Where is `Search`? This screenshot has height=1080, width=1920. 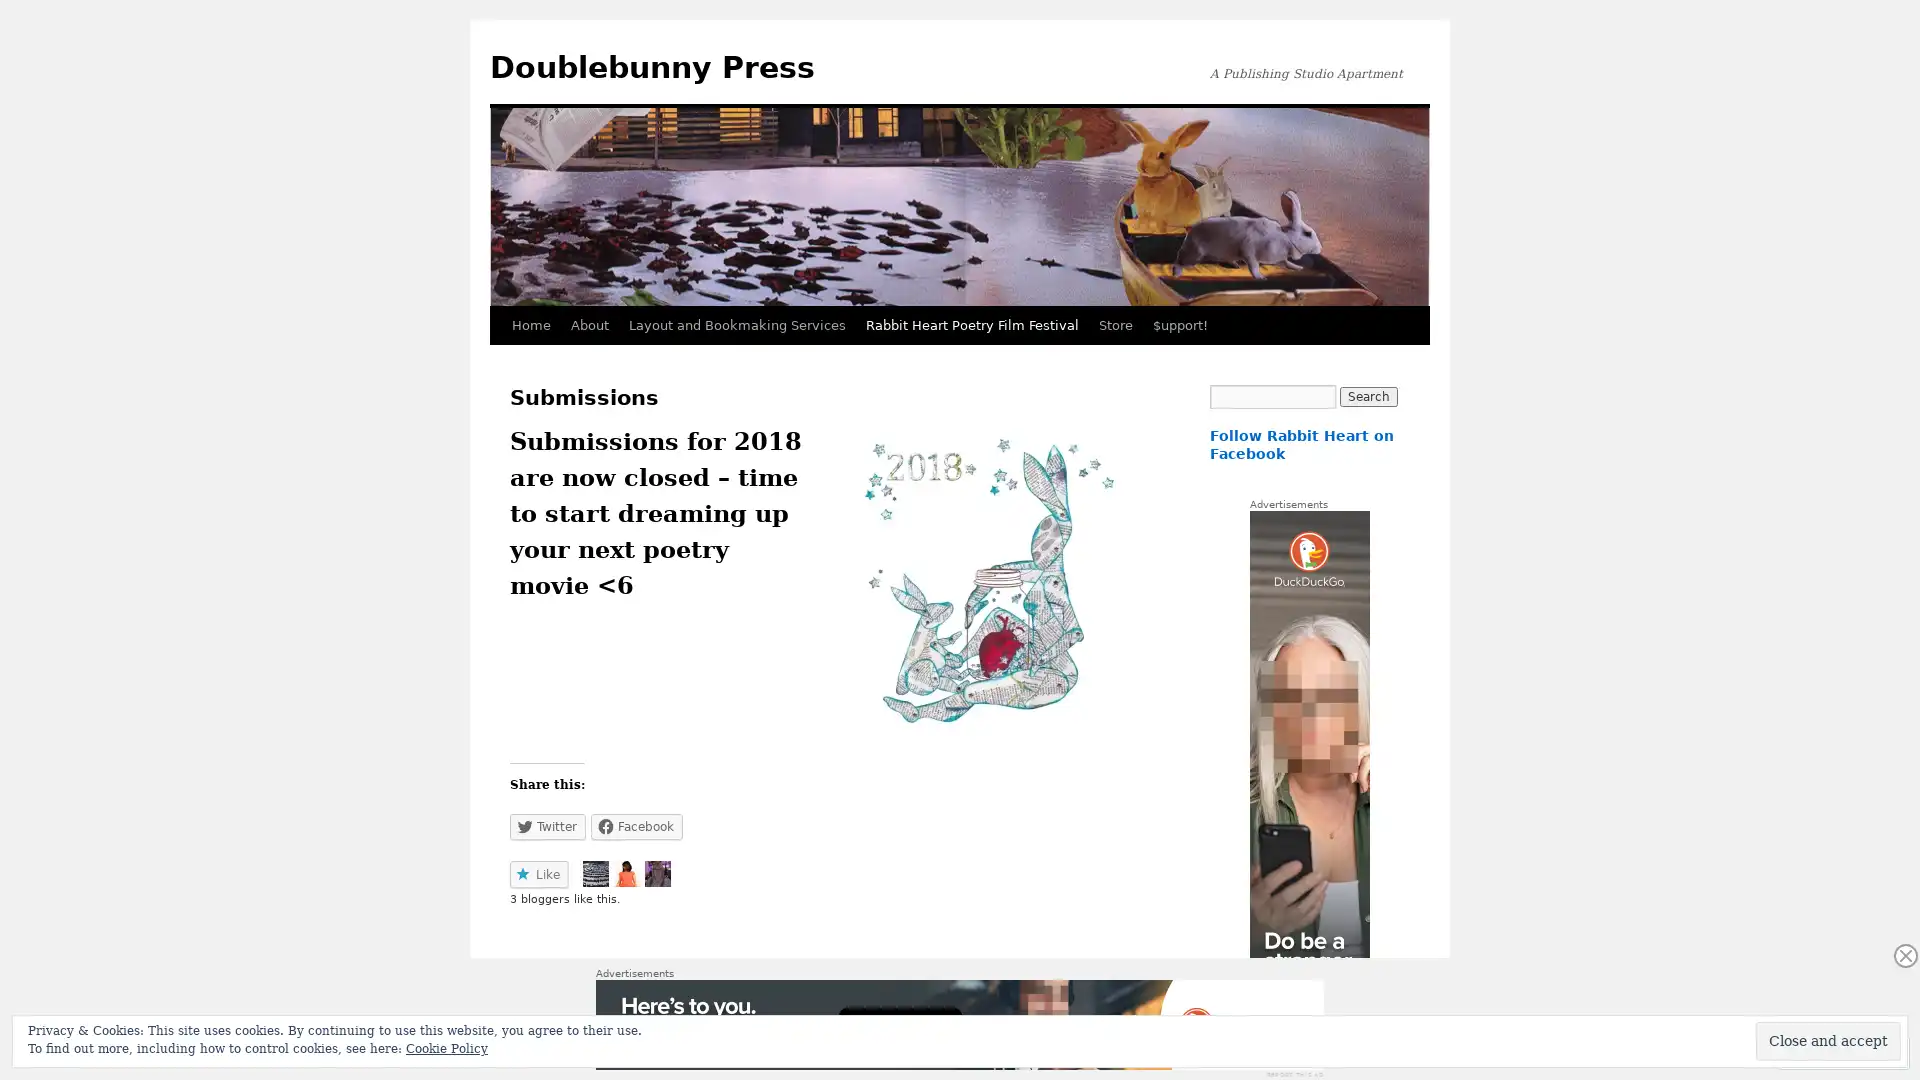
Search is located at coordinates (1367, 397).